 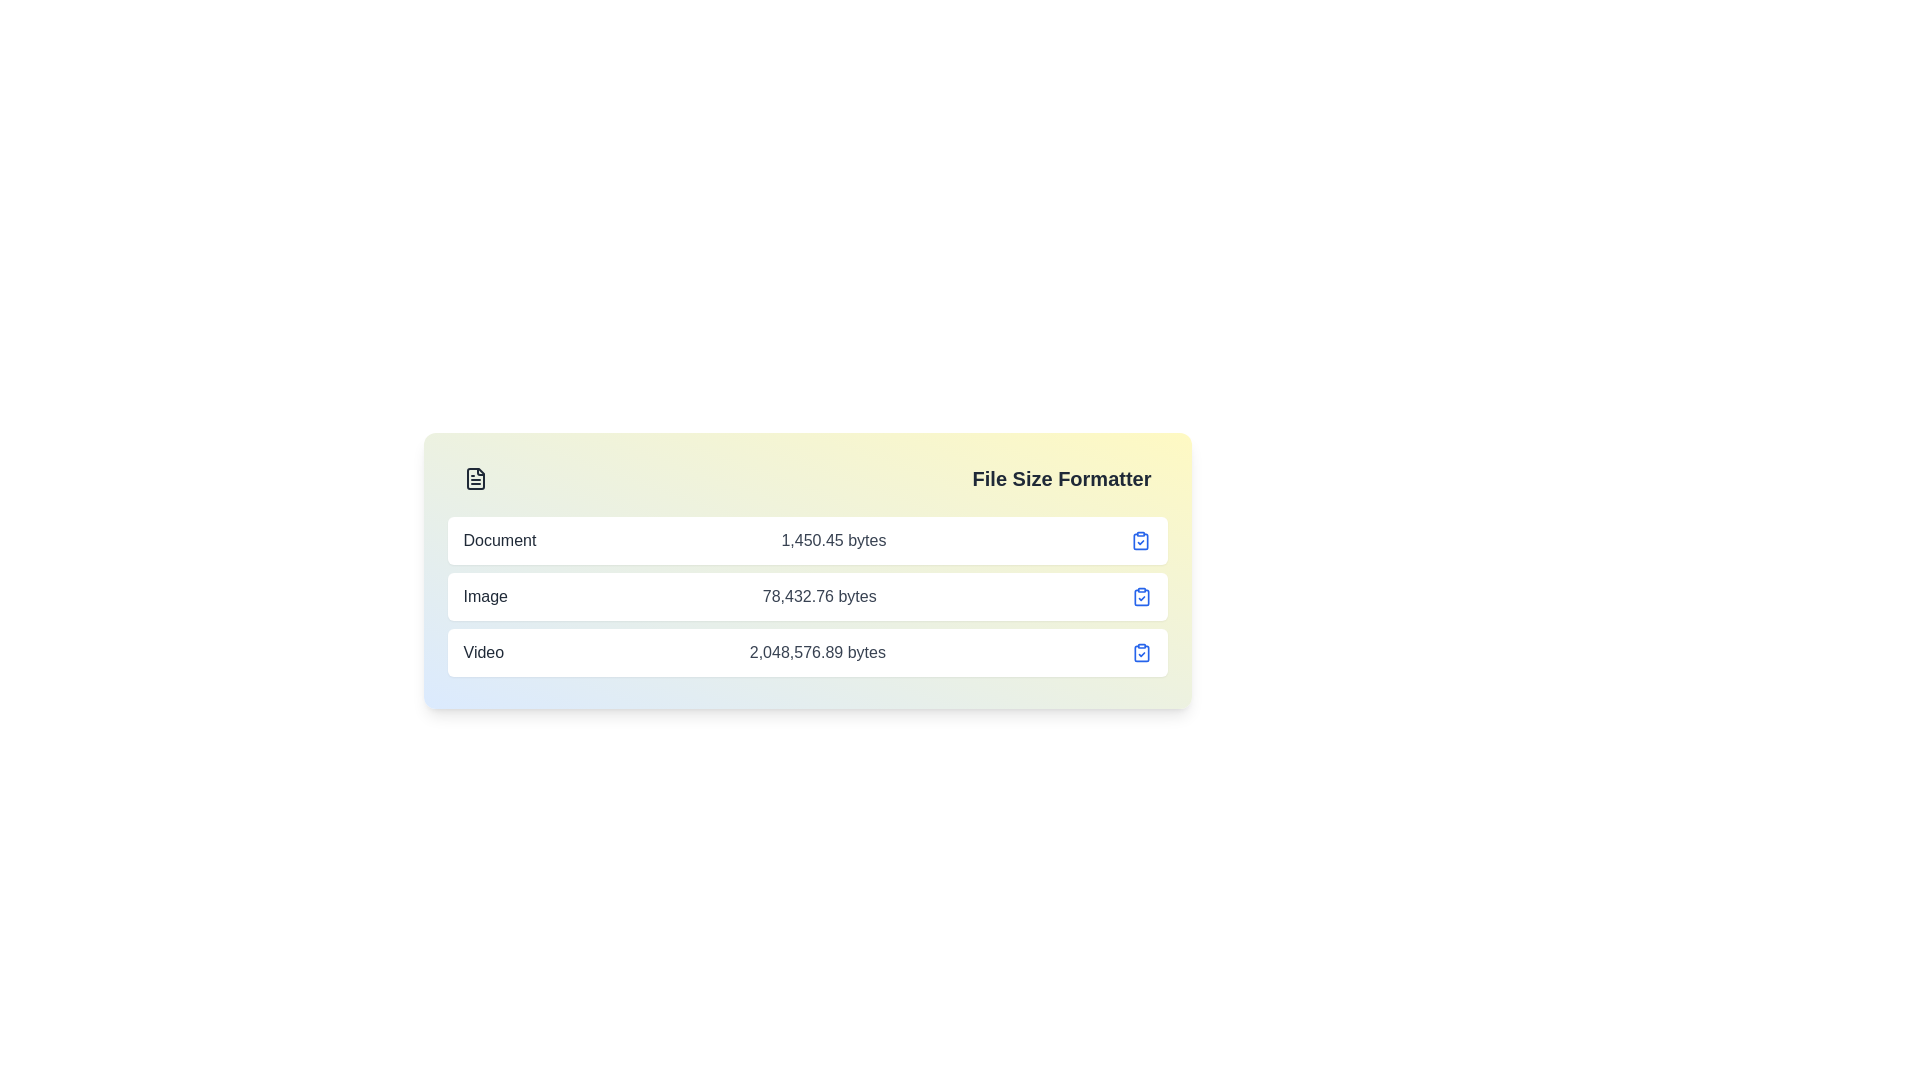 I want to click on the text display showing the numerical value '78,432.76 bytes' which is styled in light gray and positioned to the right of the label 'Image' in the card-like structure, so click(x=819, y=596).